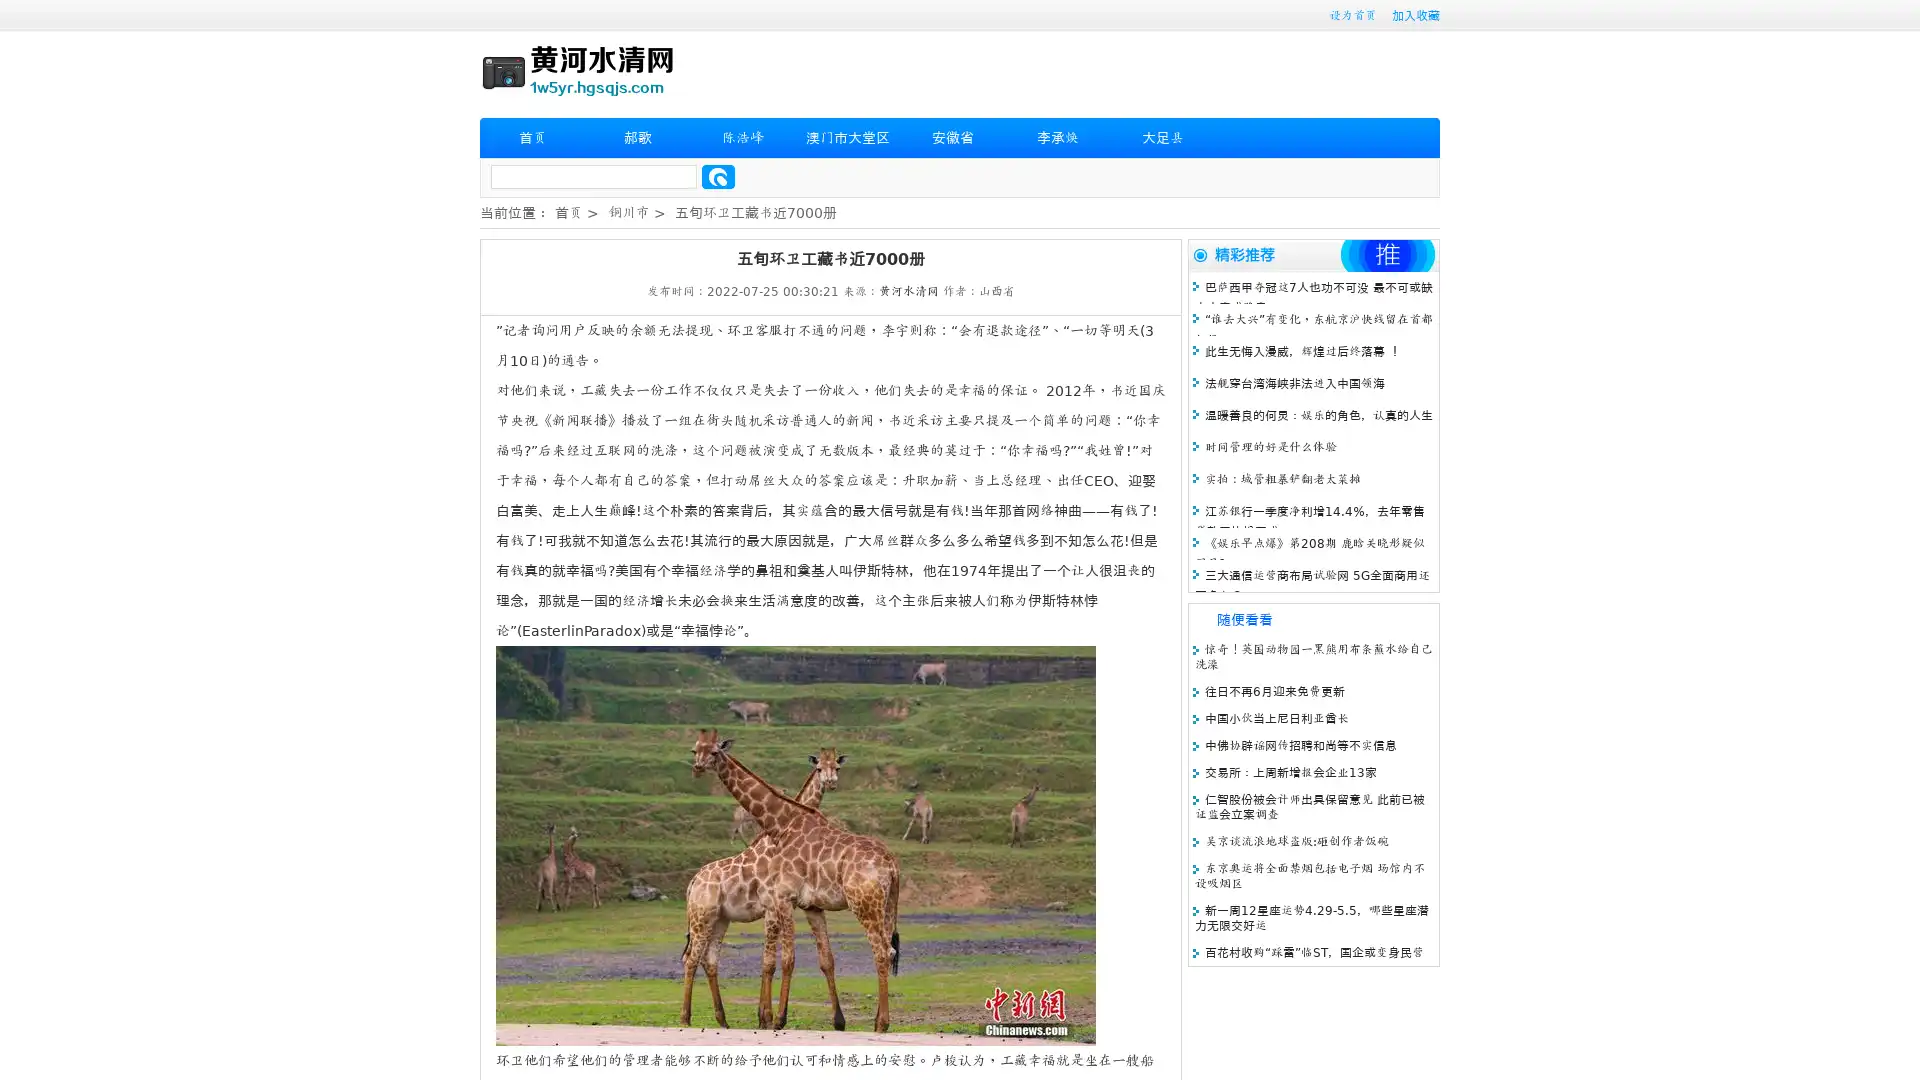 The image size is (1920, 1080). What do you see at coordinates (718, 176) in the screenshot?
I see `Search` at bounding box center [718, 176].